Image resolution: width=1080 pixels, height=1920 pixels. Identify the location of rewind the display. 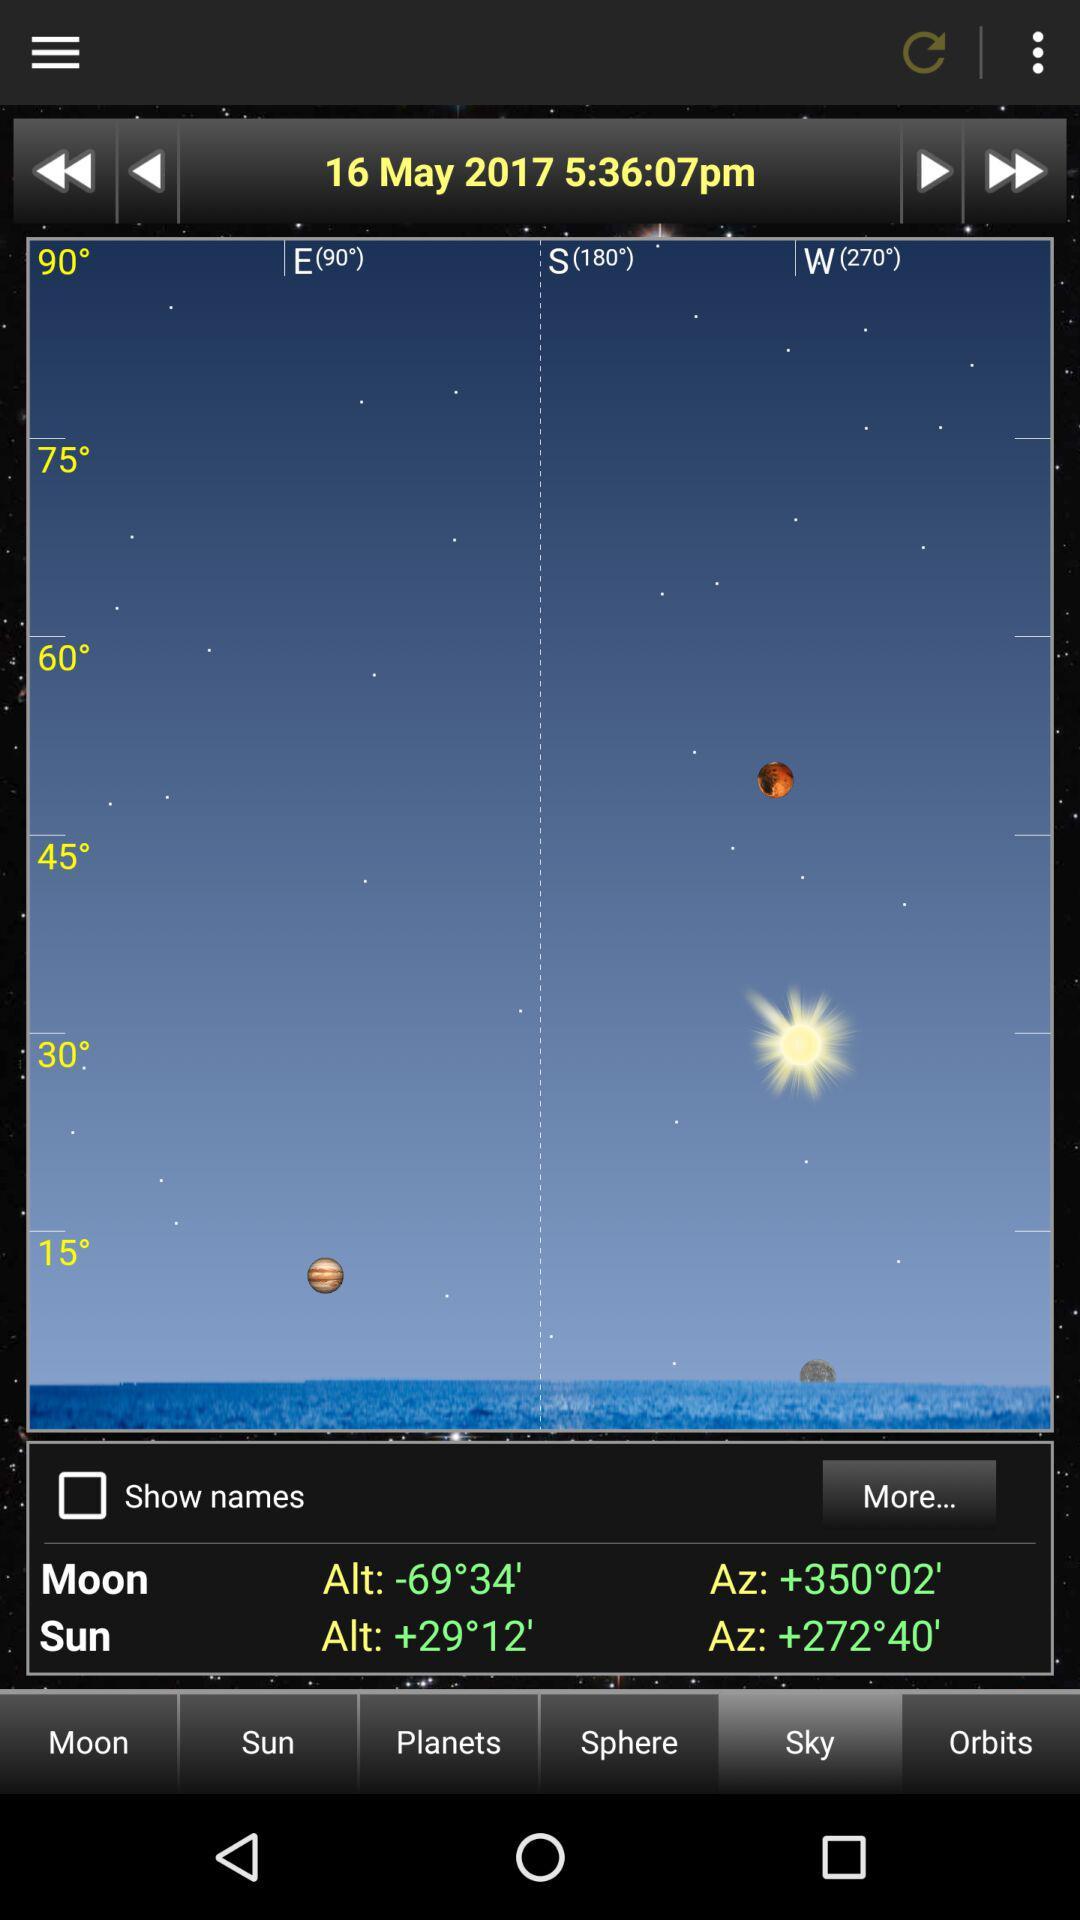
(63, 171).